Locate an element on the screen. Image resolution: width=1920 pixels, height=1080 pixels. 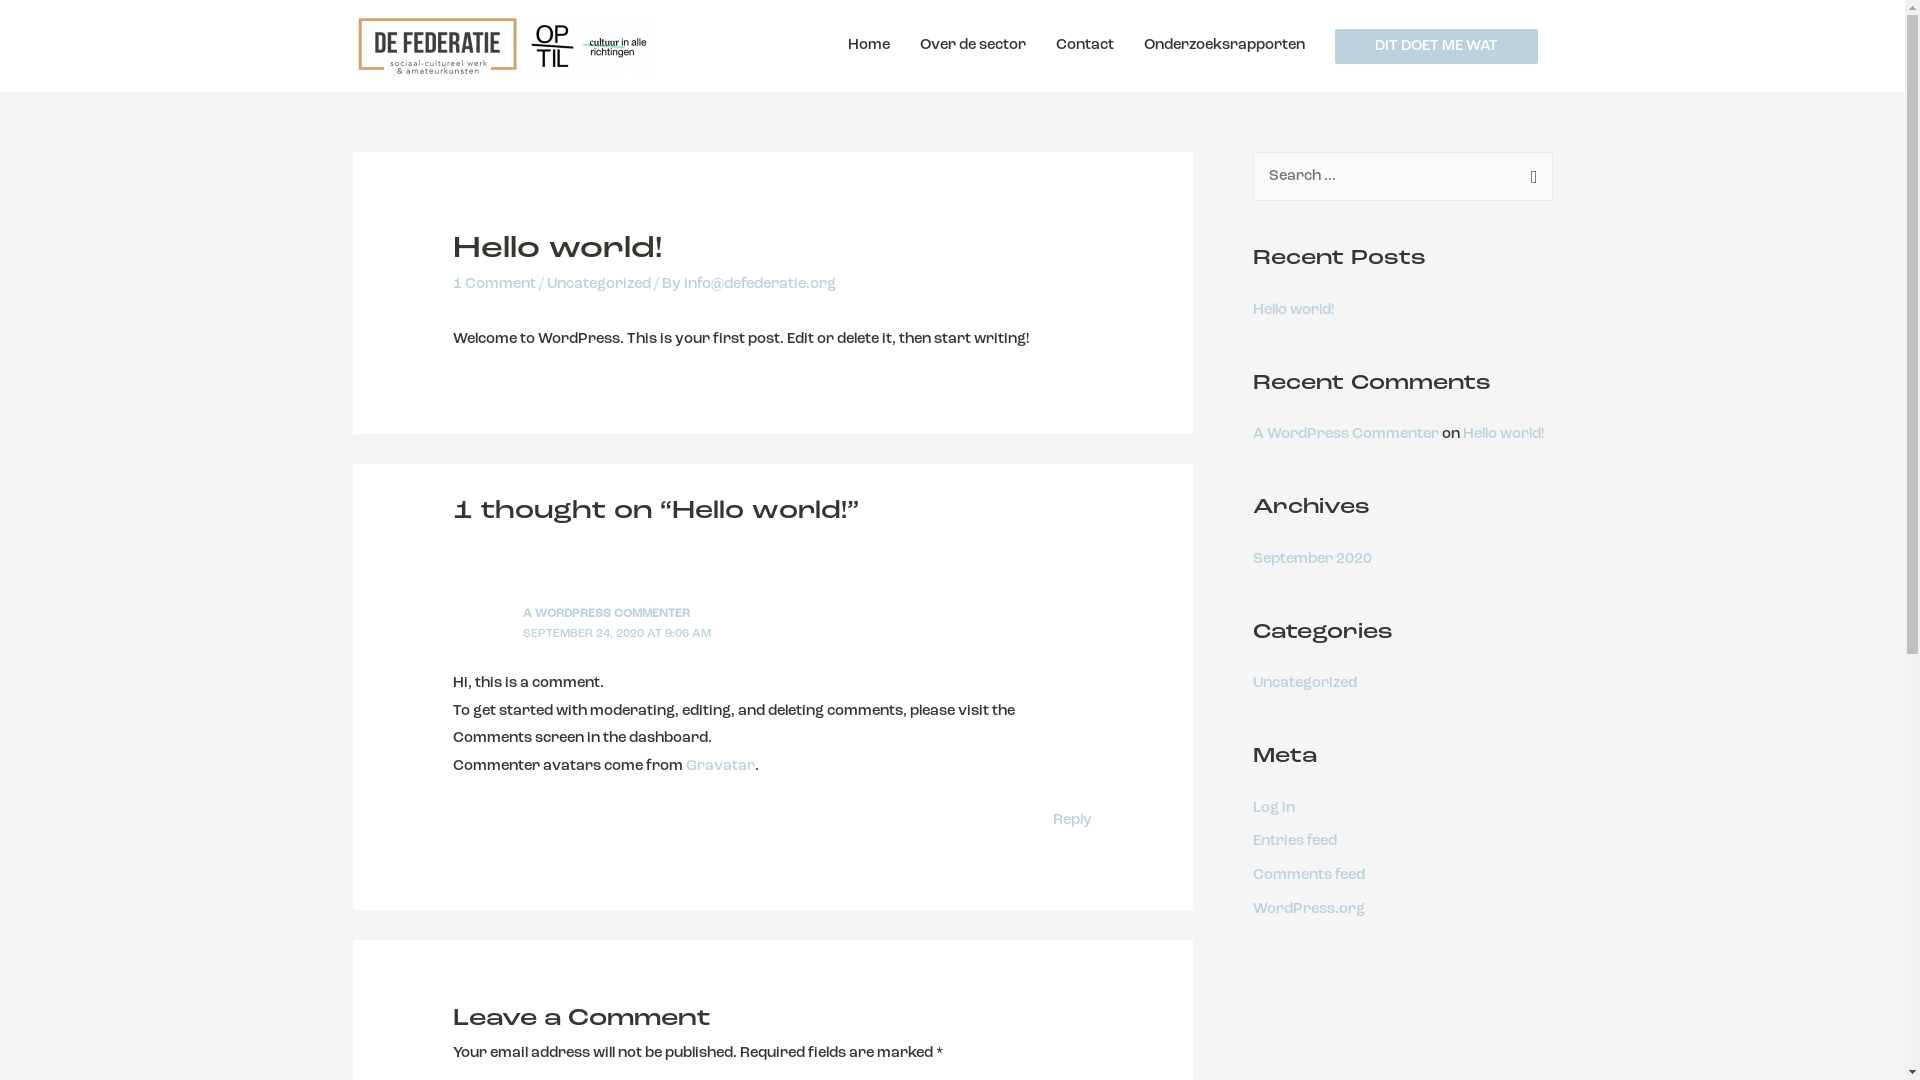
'Comments feed' is located at coordinates (1308, 874).